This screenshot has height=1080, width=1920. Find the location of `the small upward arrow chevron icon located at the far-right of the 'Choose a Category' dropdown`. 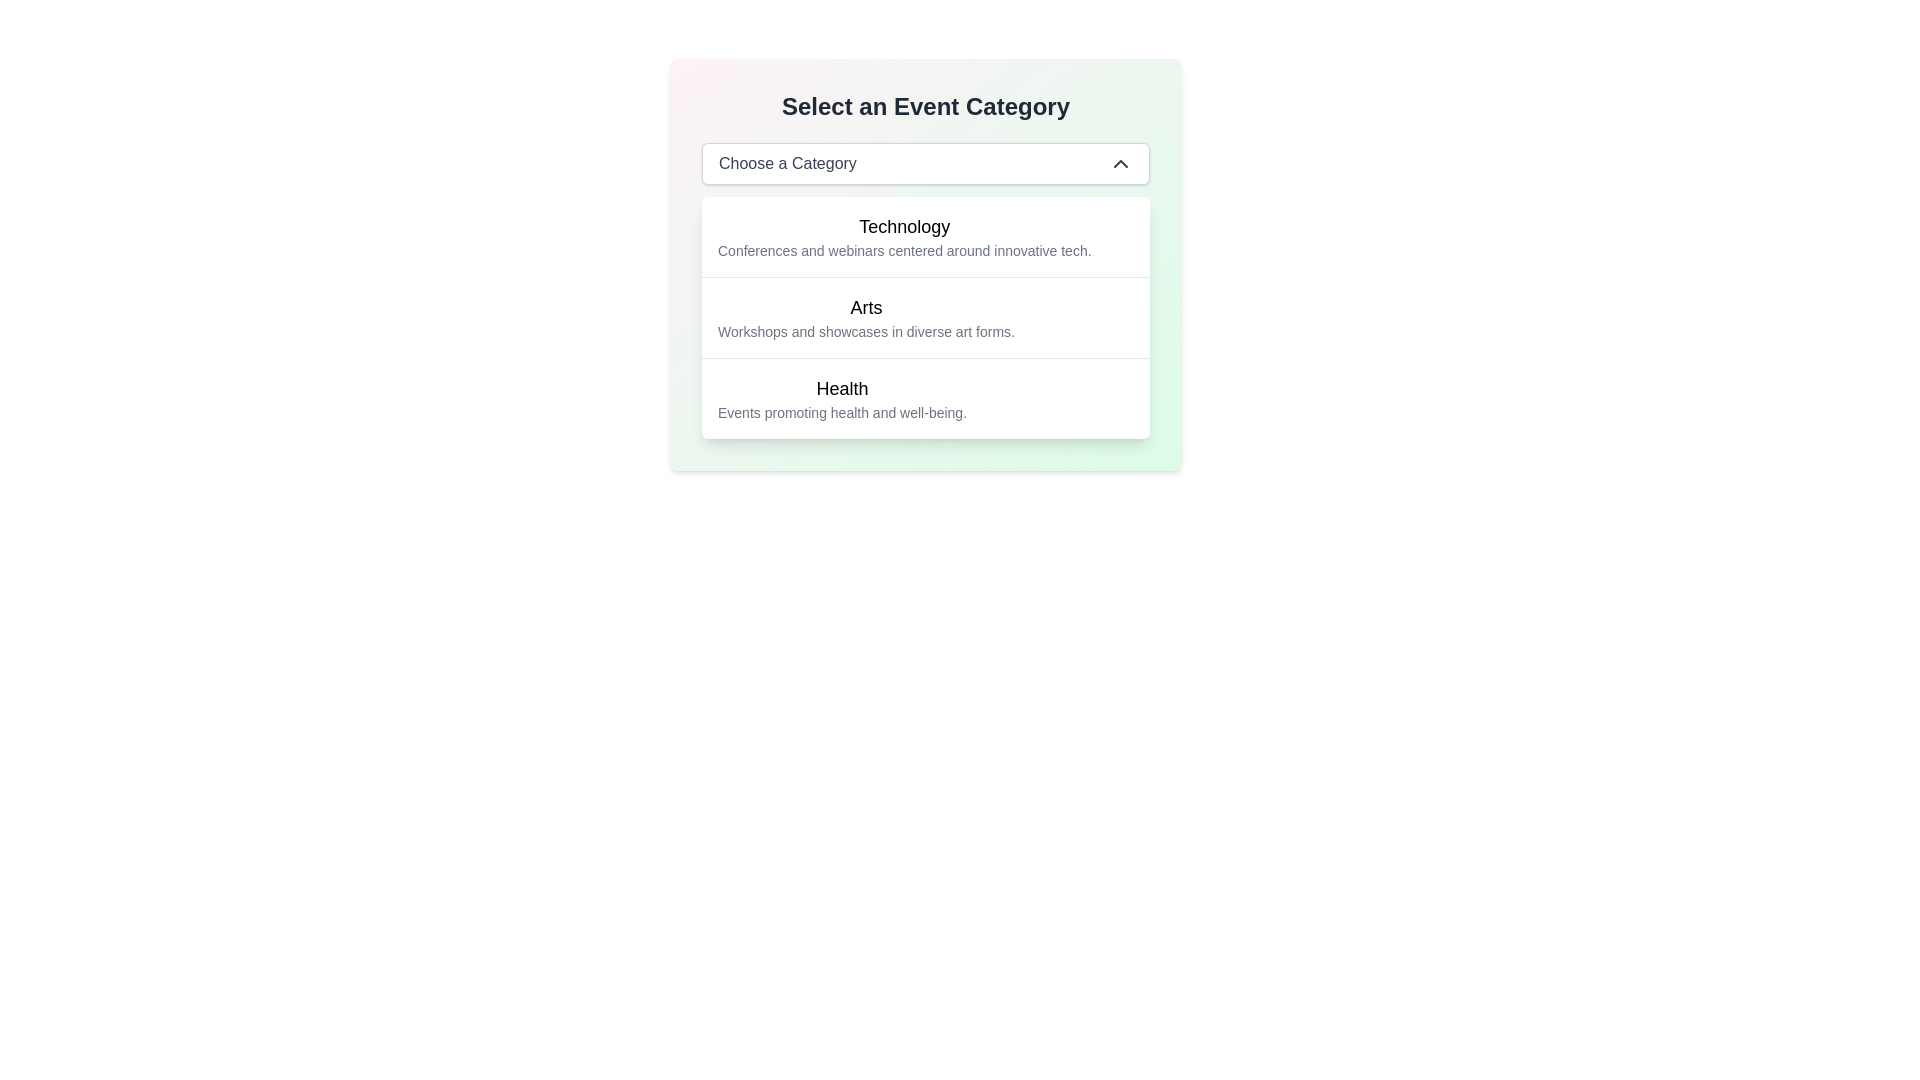

the small upward arrow chevron icon located at the far-right of the 'Choose a Category' dropdown is located at coordinates (1121, 163).